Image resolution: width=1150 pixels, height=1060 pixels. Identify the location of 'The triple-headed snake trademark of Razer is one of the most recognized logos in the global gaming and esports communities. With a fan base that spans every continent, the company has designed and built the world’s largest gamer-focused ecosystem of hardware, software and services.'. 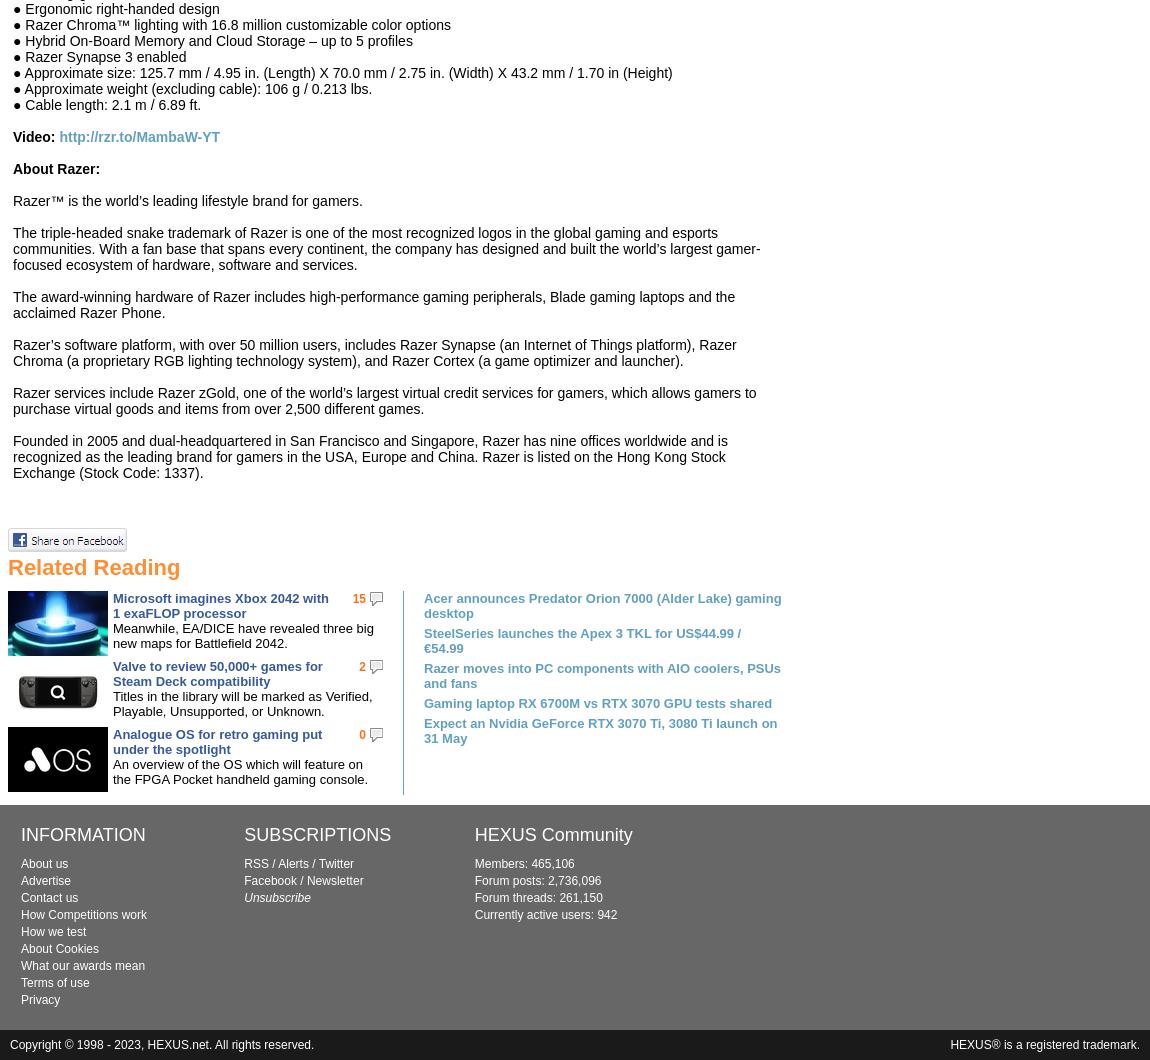
(386, 247).